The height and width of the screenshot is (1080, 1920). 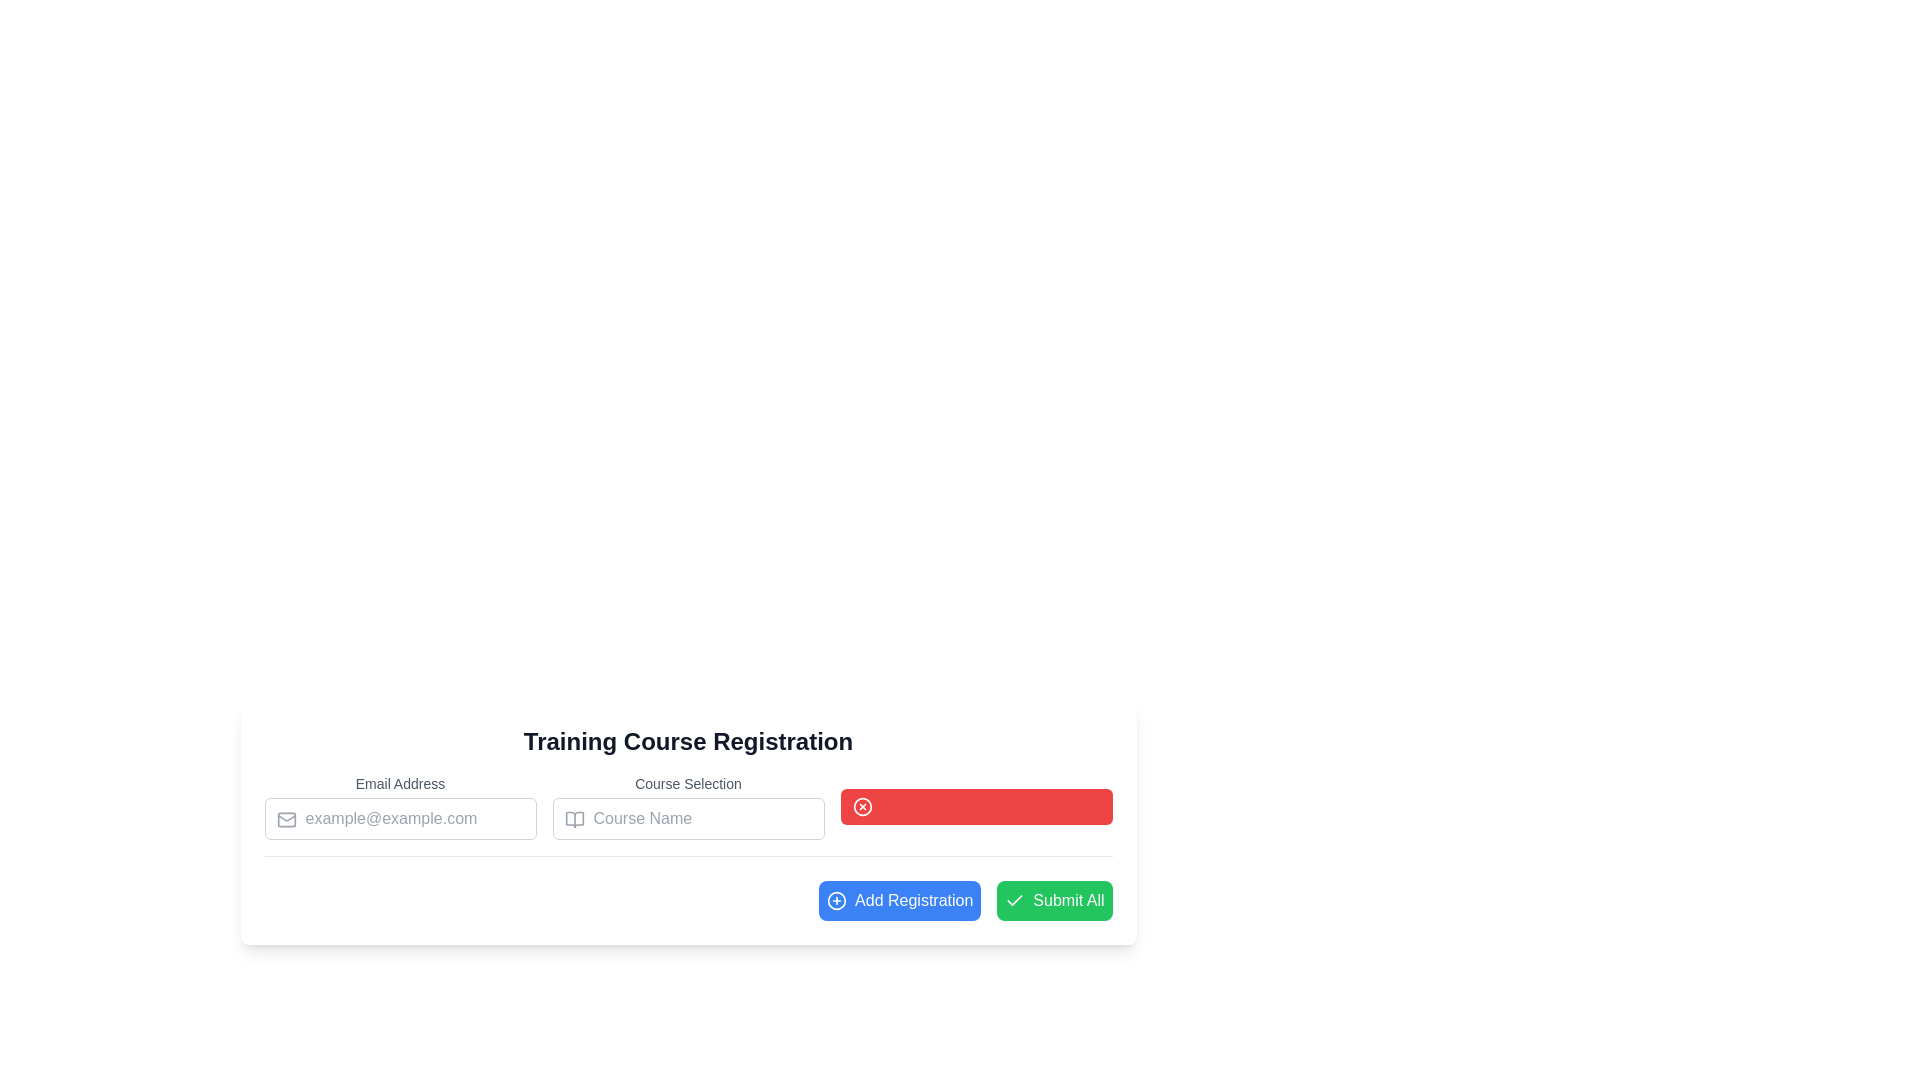 I want to click on the red rectangular button with rounded corners featuring a white outlined cross icon to trigger visual feedback, so click(x=976, y=805).